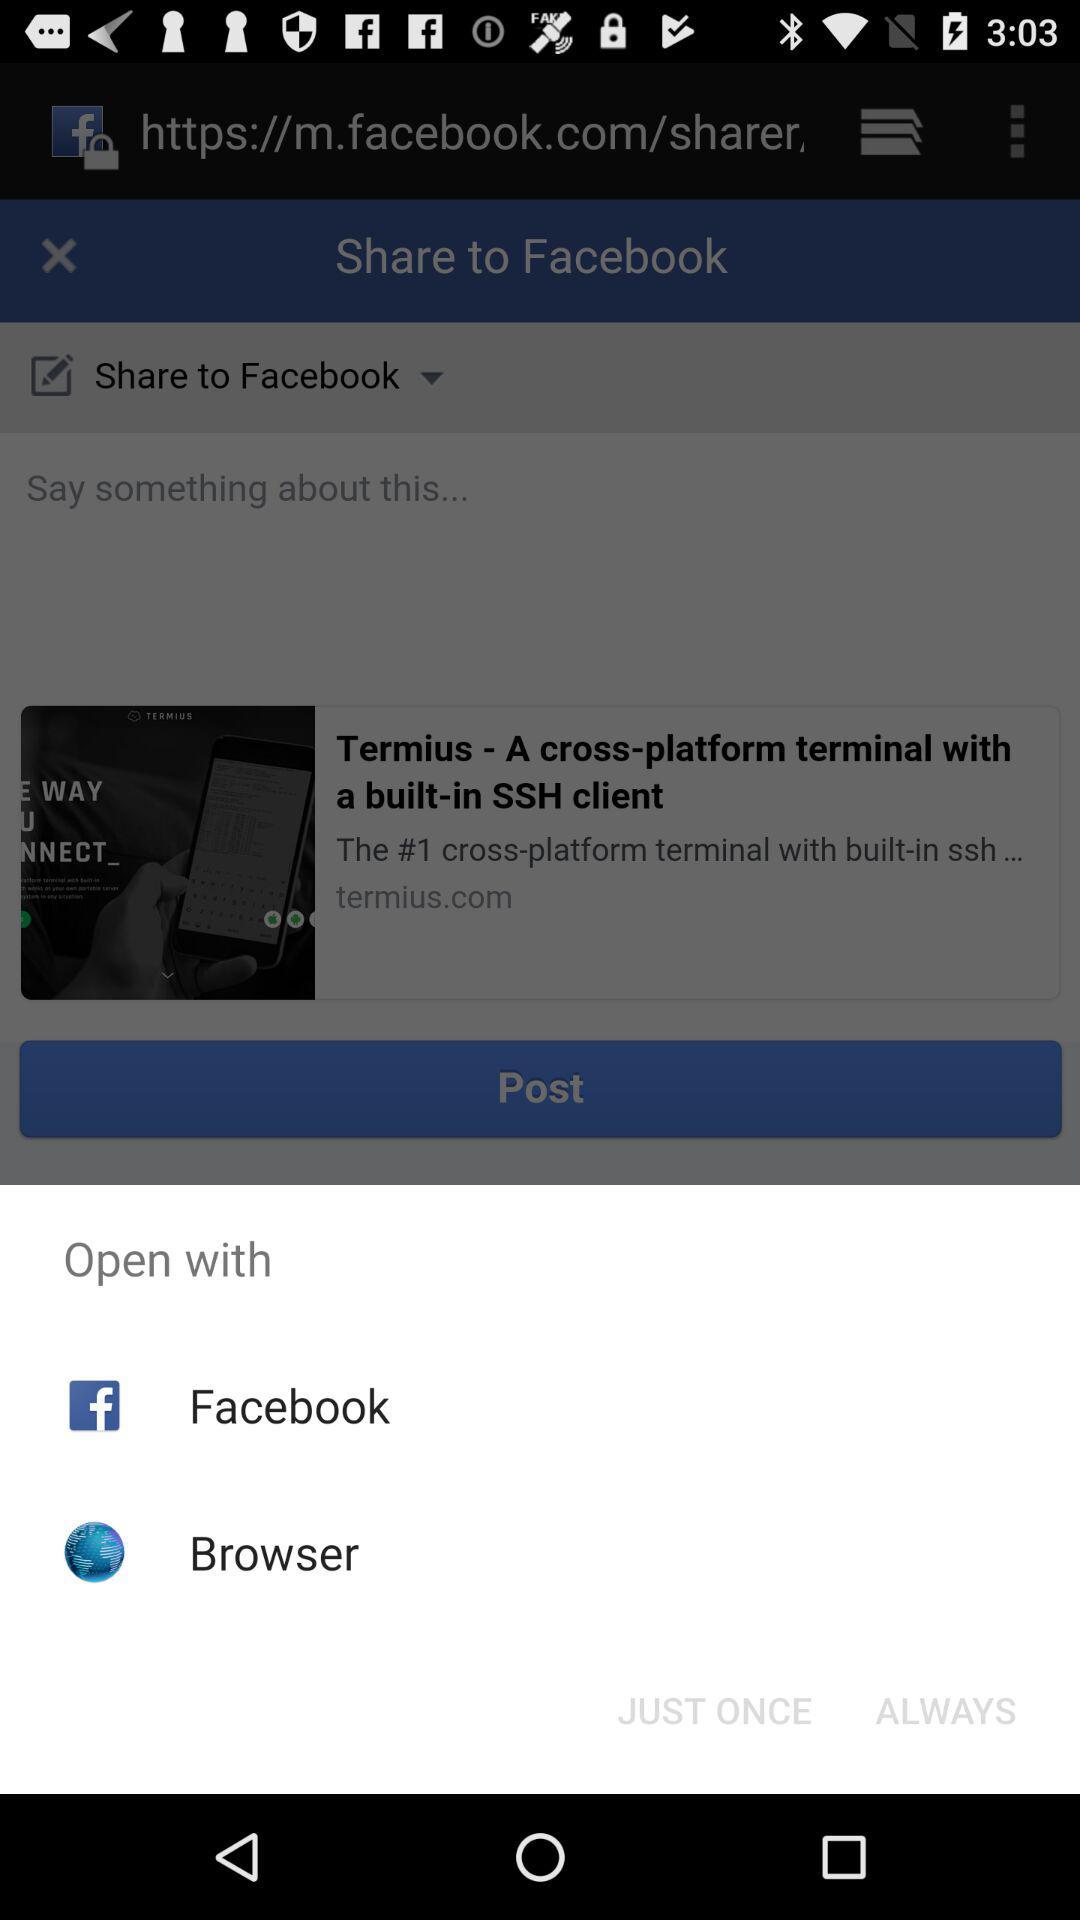 This screenshot has height=1920, width=1080. I want to click on the button at the bottom right corner, so click(945, 1708).